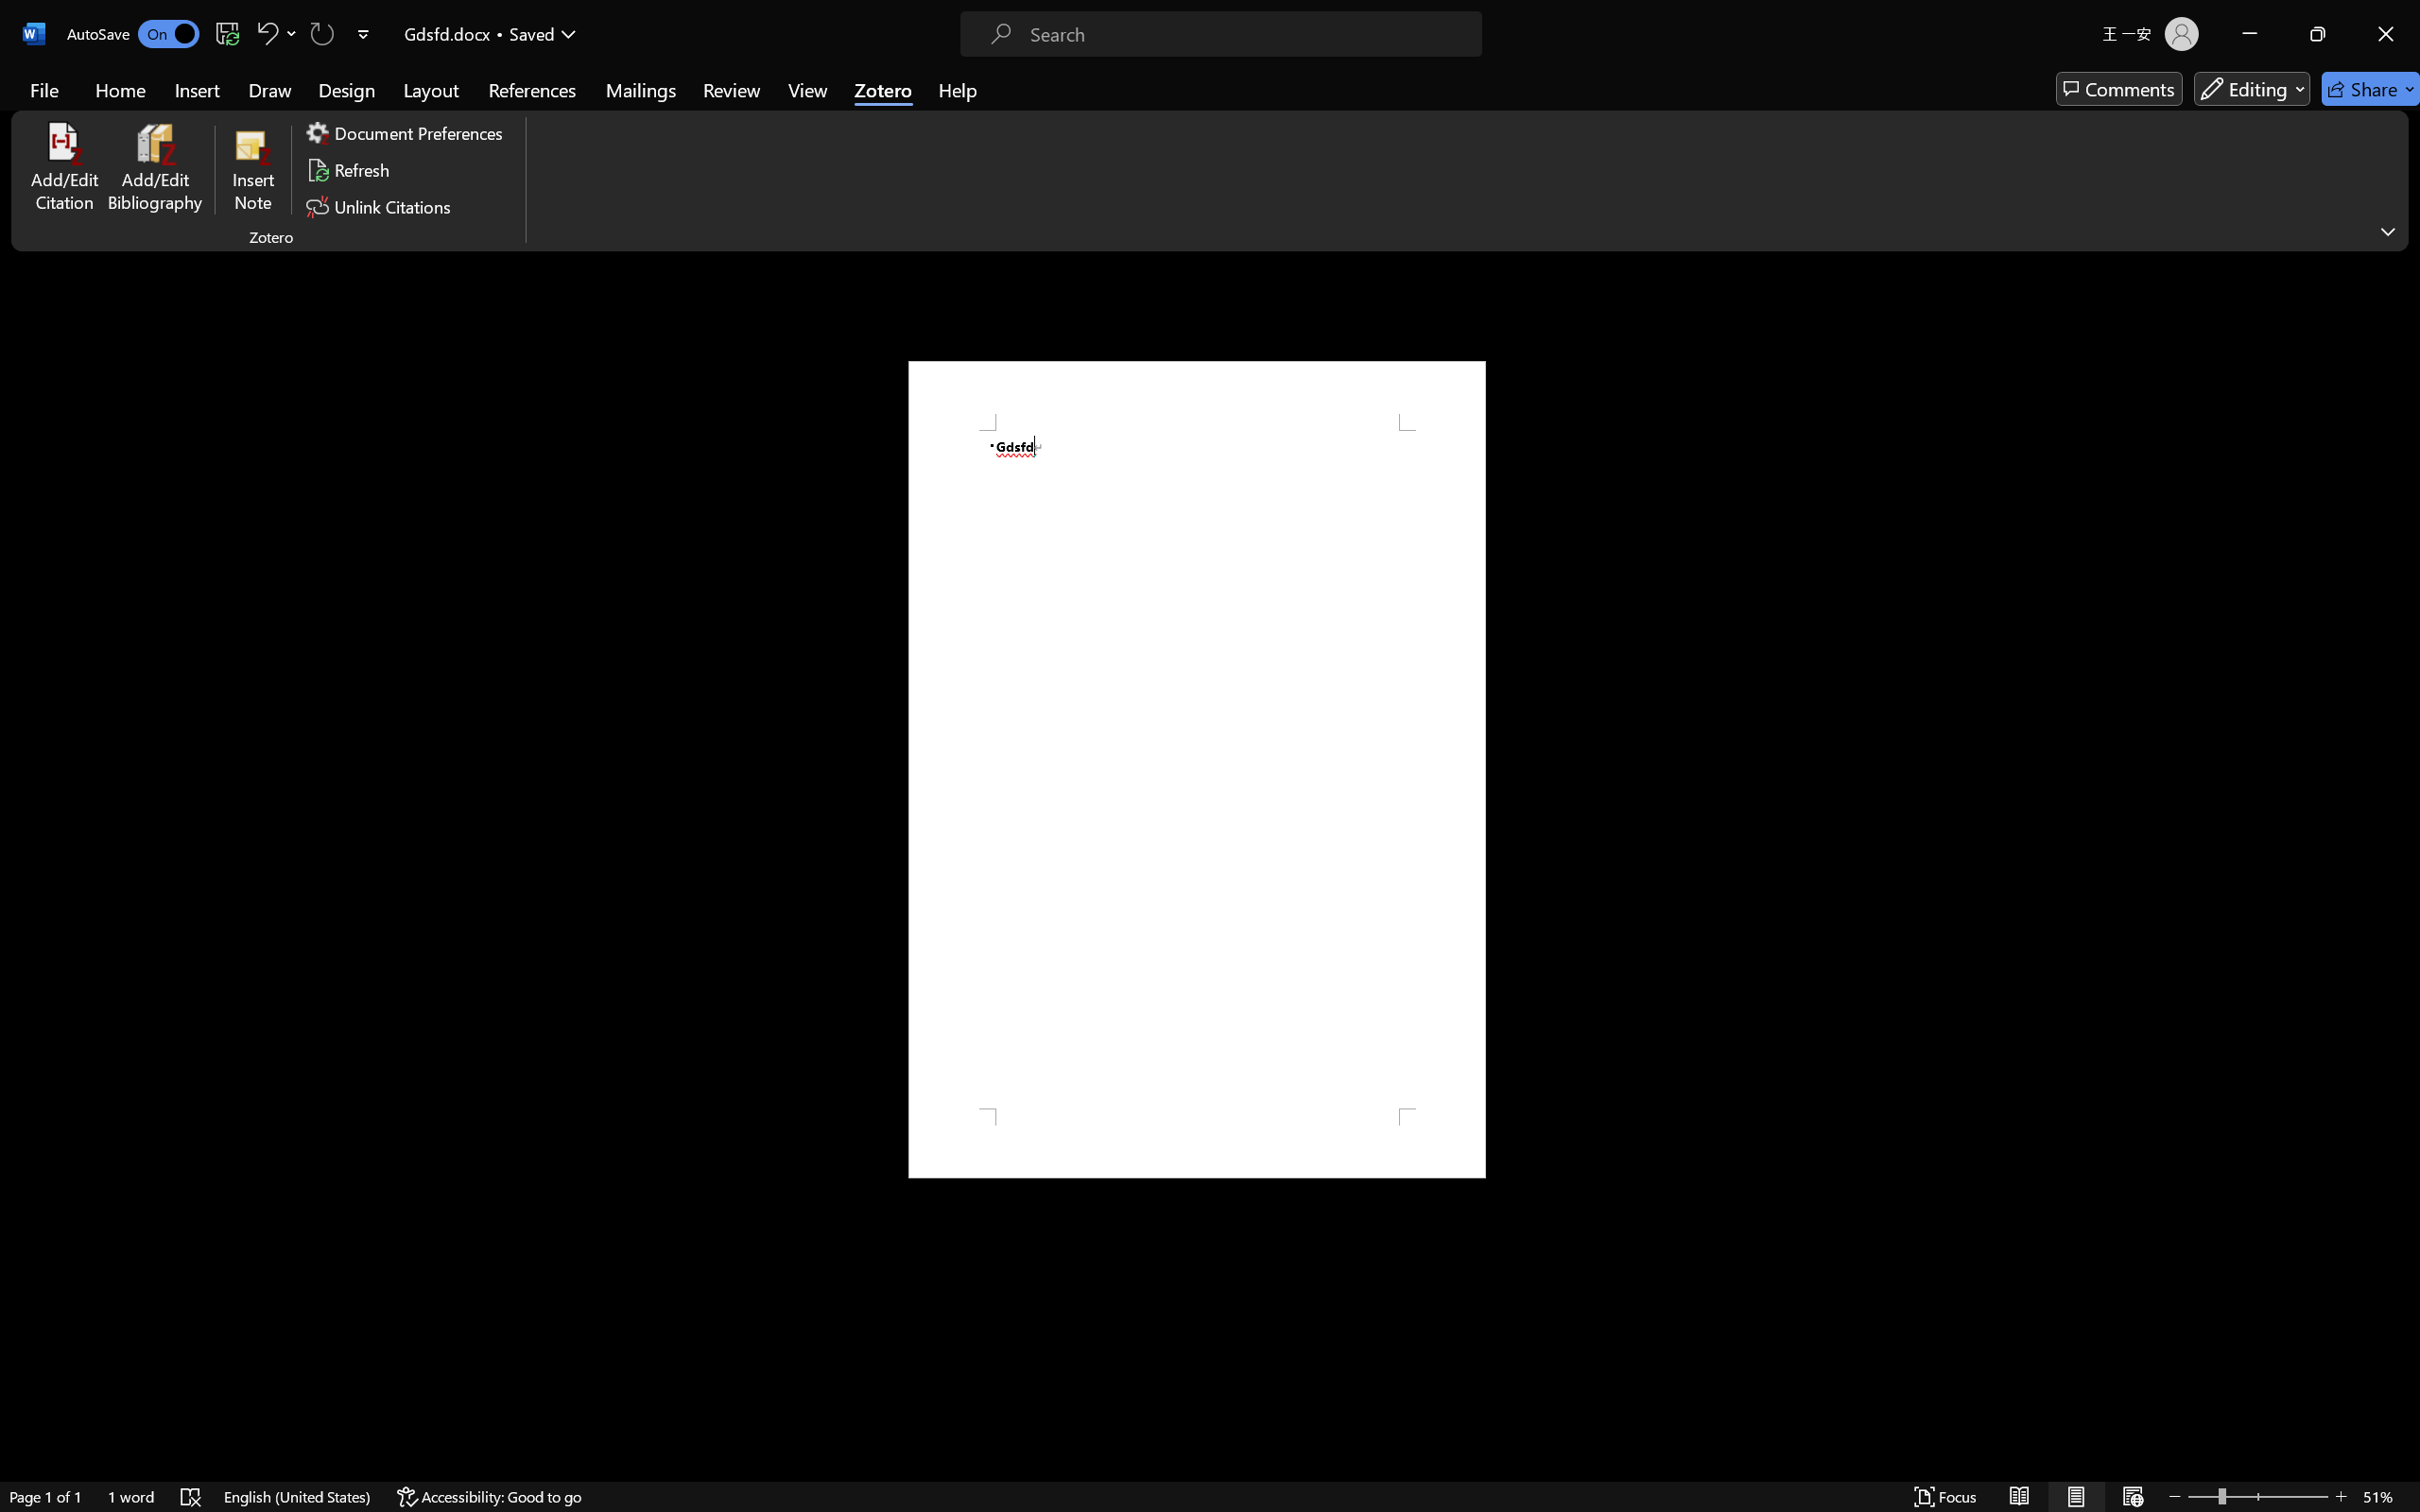 The height and width of the screenshot is (1512, 2420). I want to click on 'Connector: Elbow Arrow', so click(960, 105).